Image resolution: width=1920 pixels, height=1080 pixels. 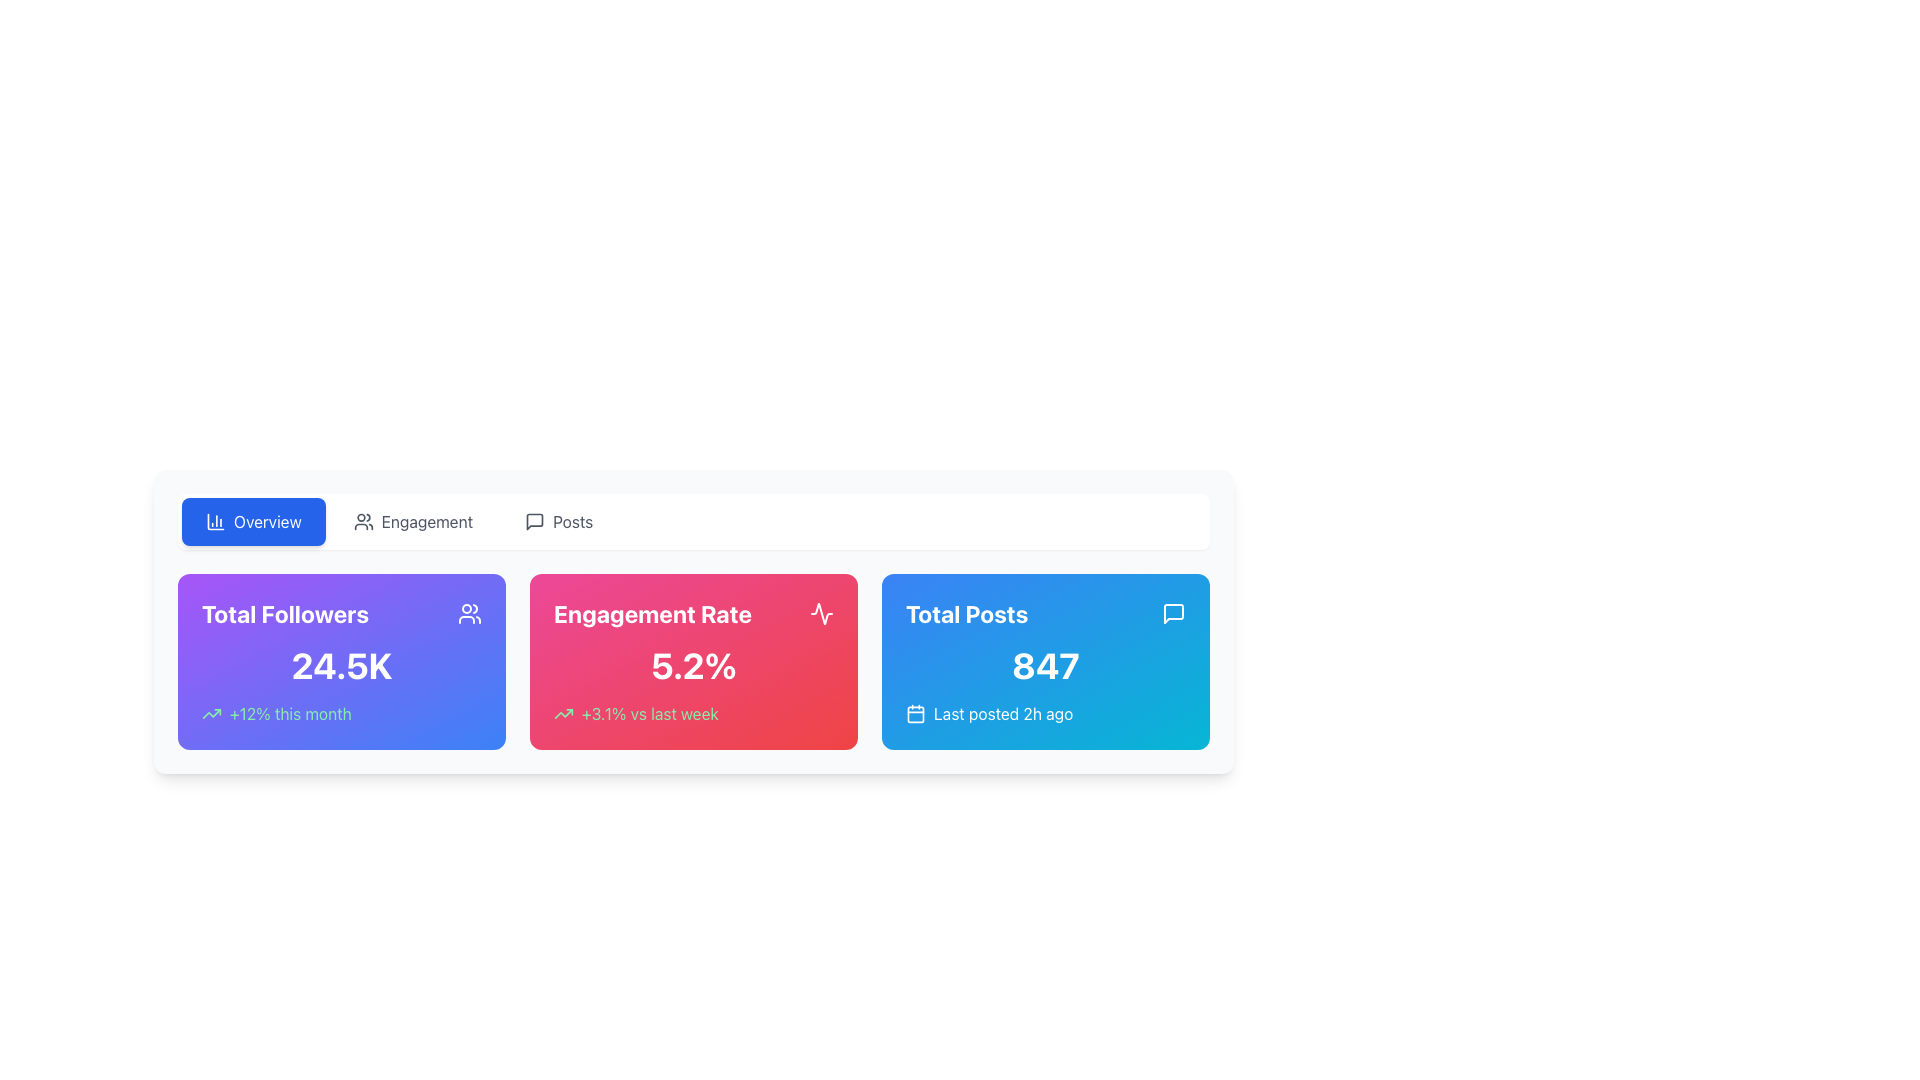 What do you see at coordinates (341, 662) in the screenshot?
I see `the first Informational Card displaying 'Total Followers', which features a gradient background and shows the number '24.5K' prominently in the center` at bounding box center [341, 662].